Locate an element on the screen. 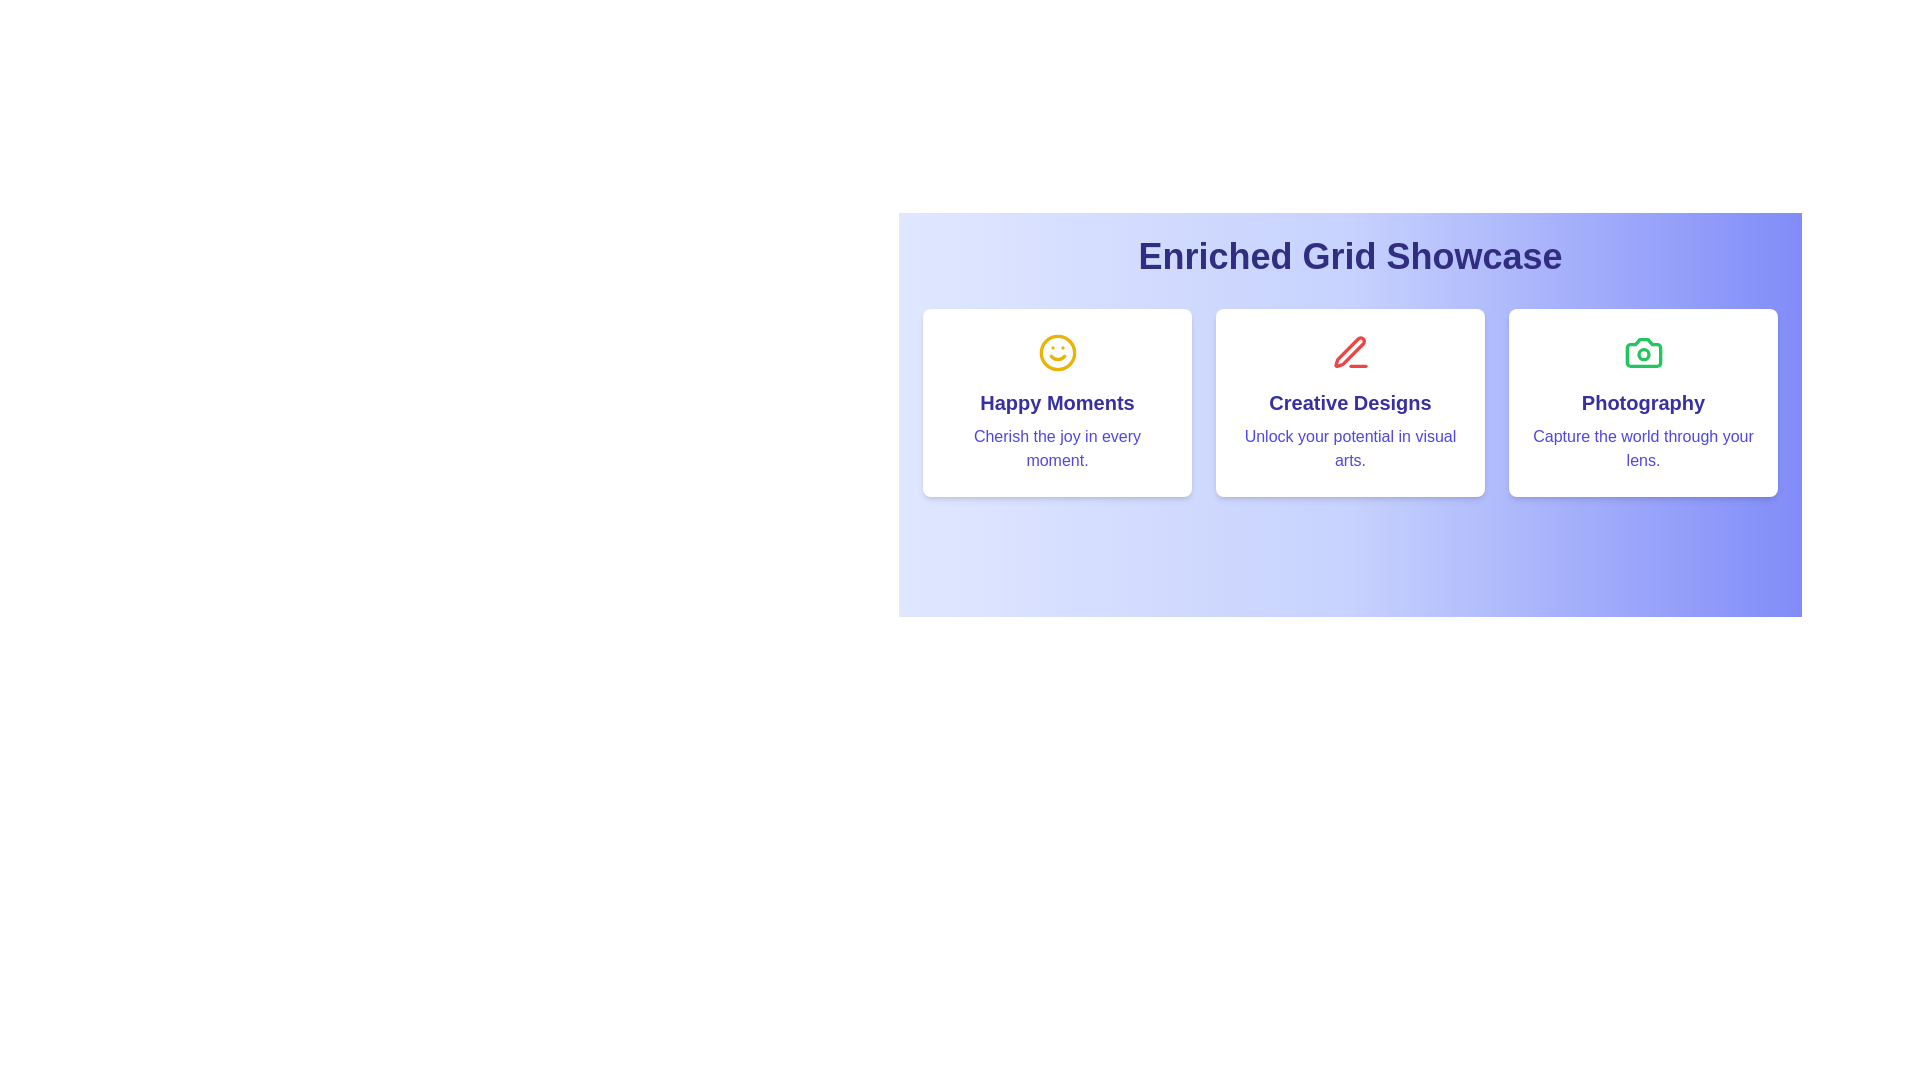  text label serving as the title for the 'Photography' section, which is located within the third card below a green camera icon and above descriptive text is located at coordinates (1643, 402).